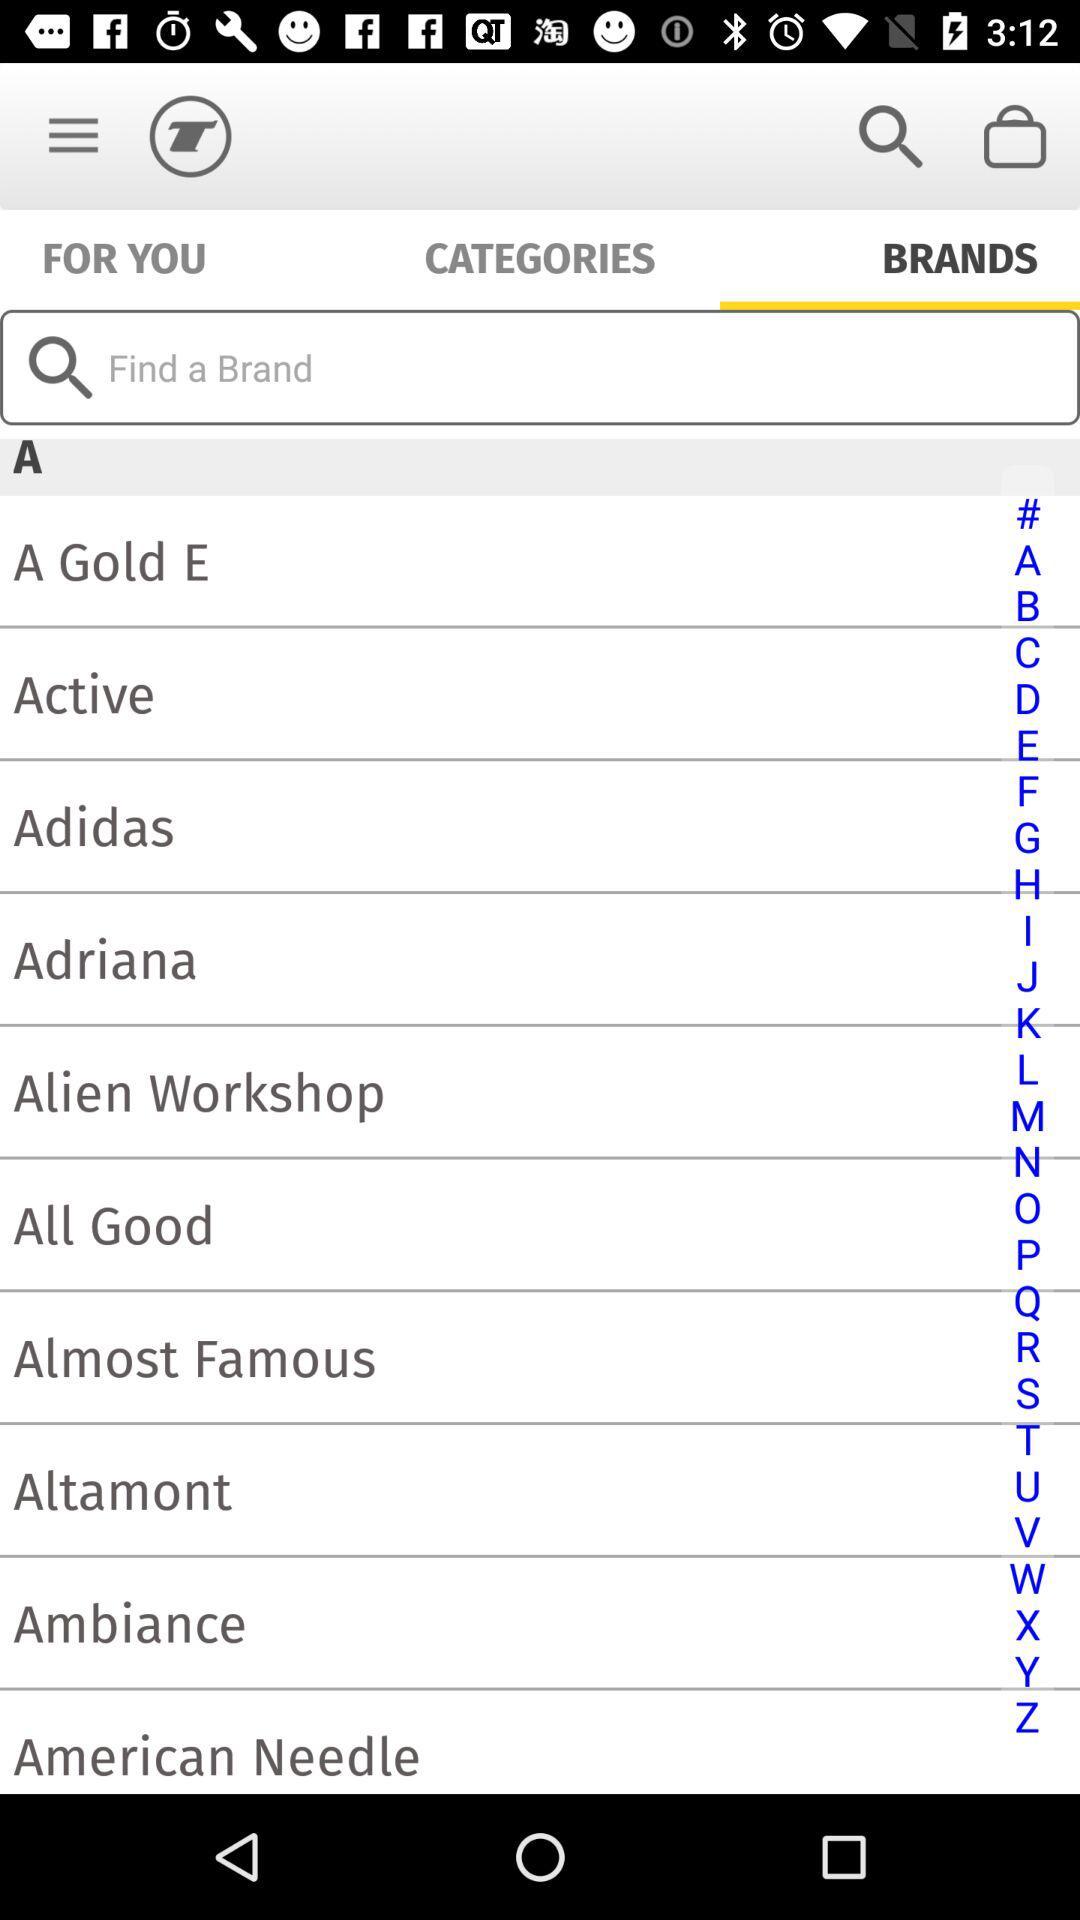  What do you see at coordinates (1017, 135) in the screenshot?
I see `item above the brands icon` at bounding box center [1017, 135].